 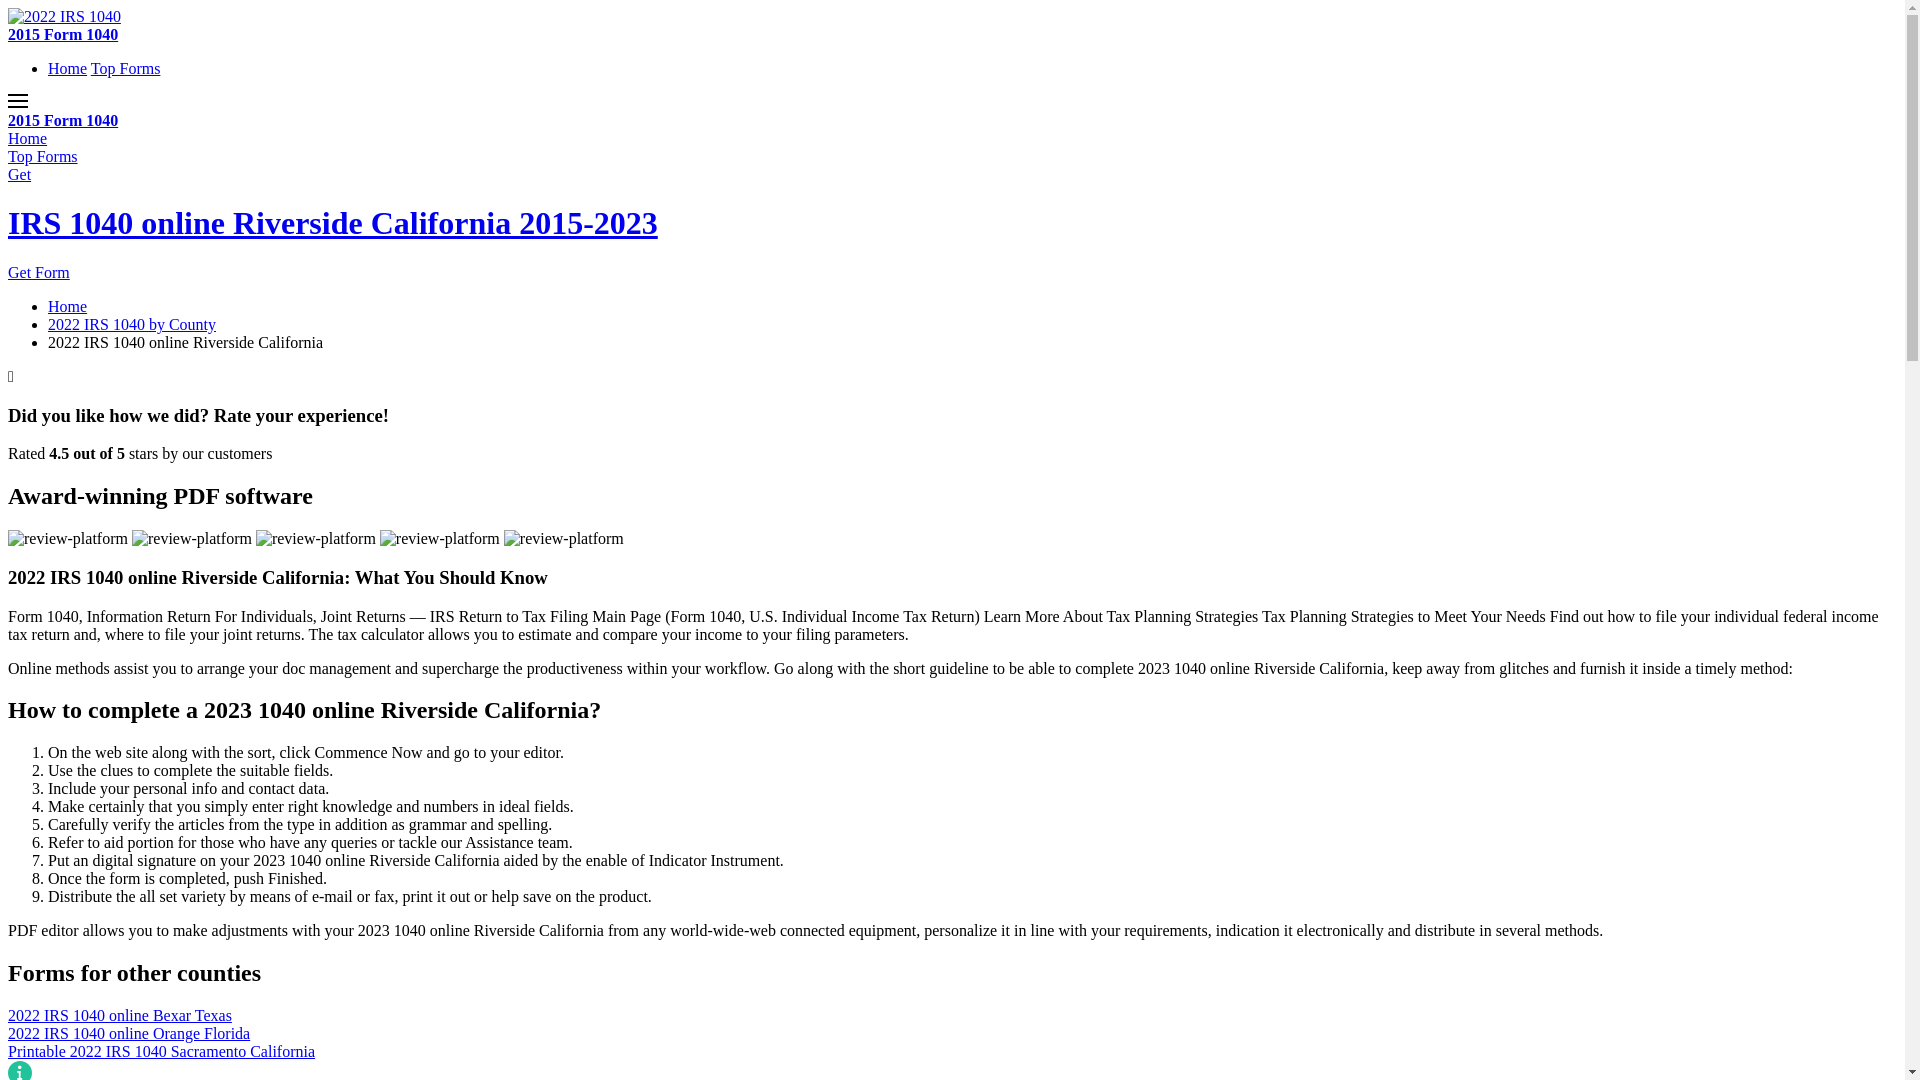 I want to click on 'Home', so click(x=67, y=306).